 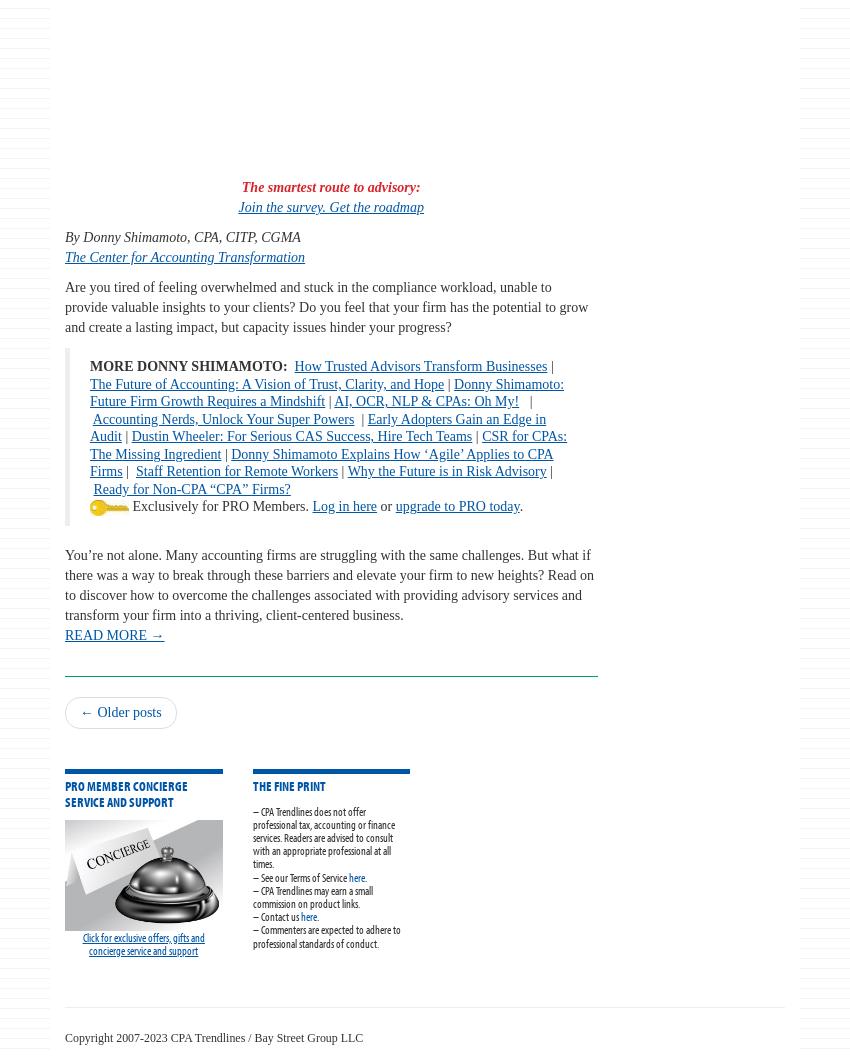 I want to click on 'Dustin Wheeler: For Serious CAS Success, Hire Tech Teams', so click(x=301, y=436).